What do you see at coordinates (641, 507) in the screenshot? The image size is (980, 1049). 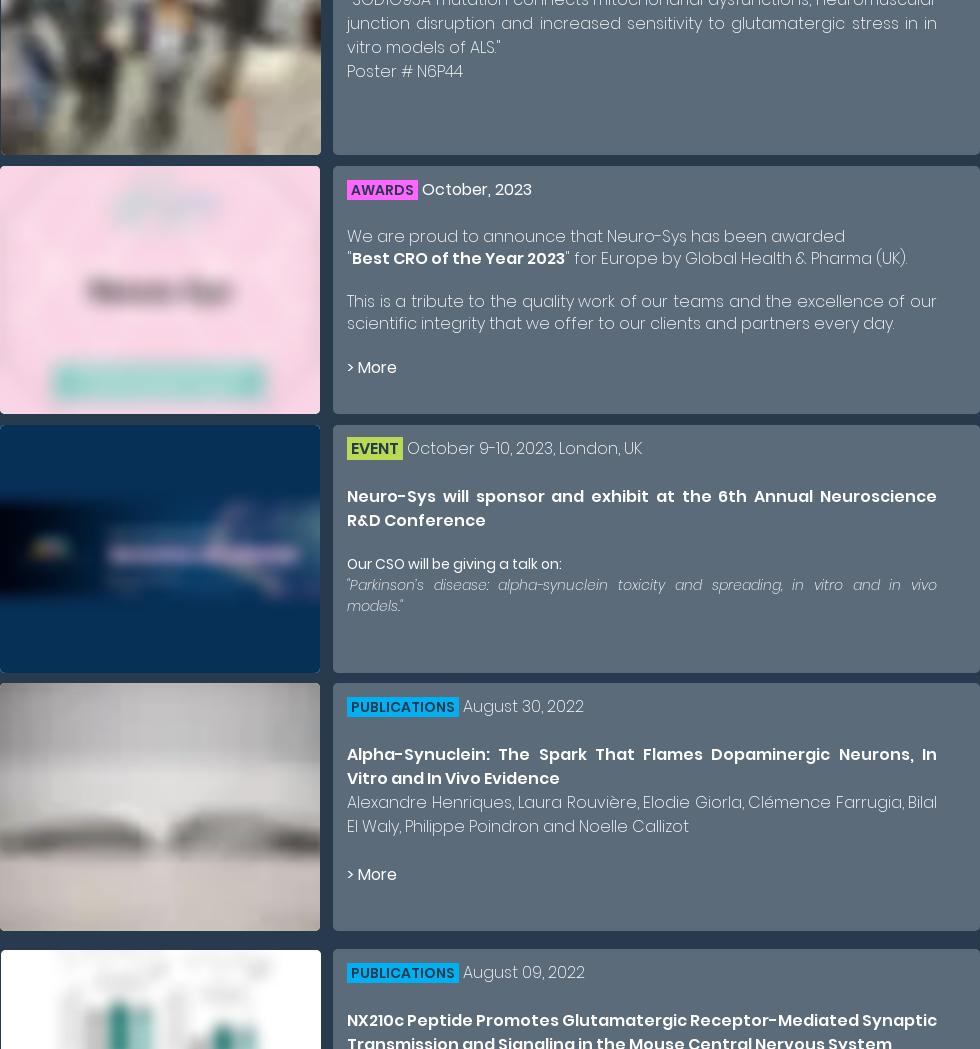 I see `'uro-Sys will sponsor and exhibit at the 6th Annual Neuroscience R&D Conference'` at bounding box center [641, 507].